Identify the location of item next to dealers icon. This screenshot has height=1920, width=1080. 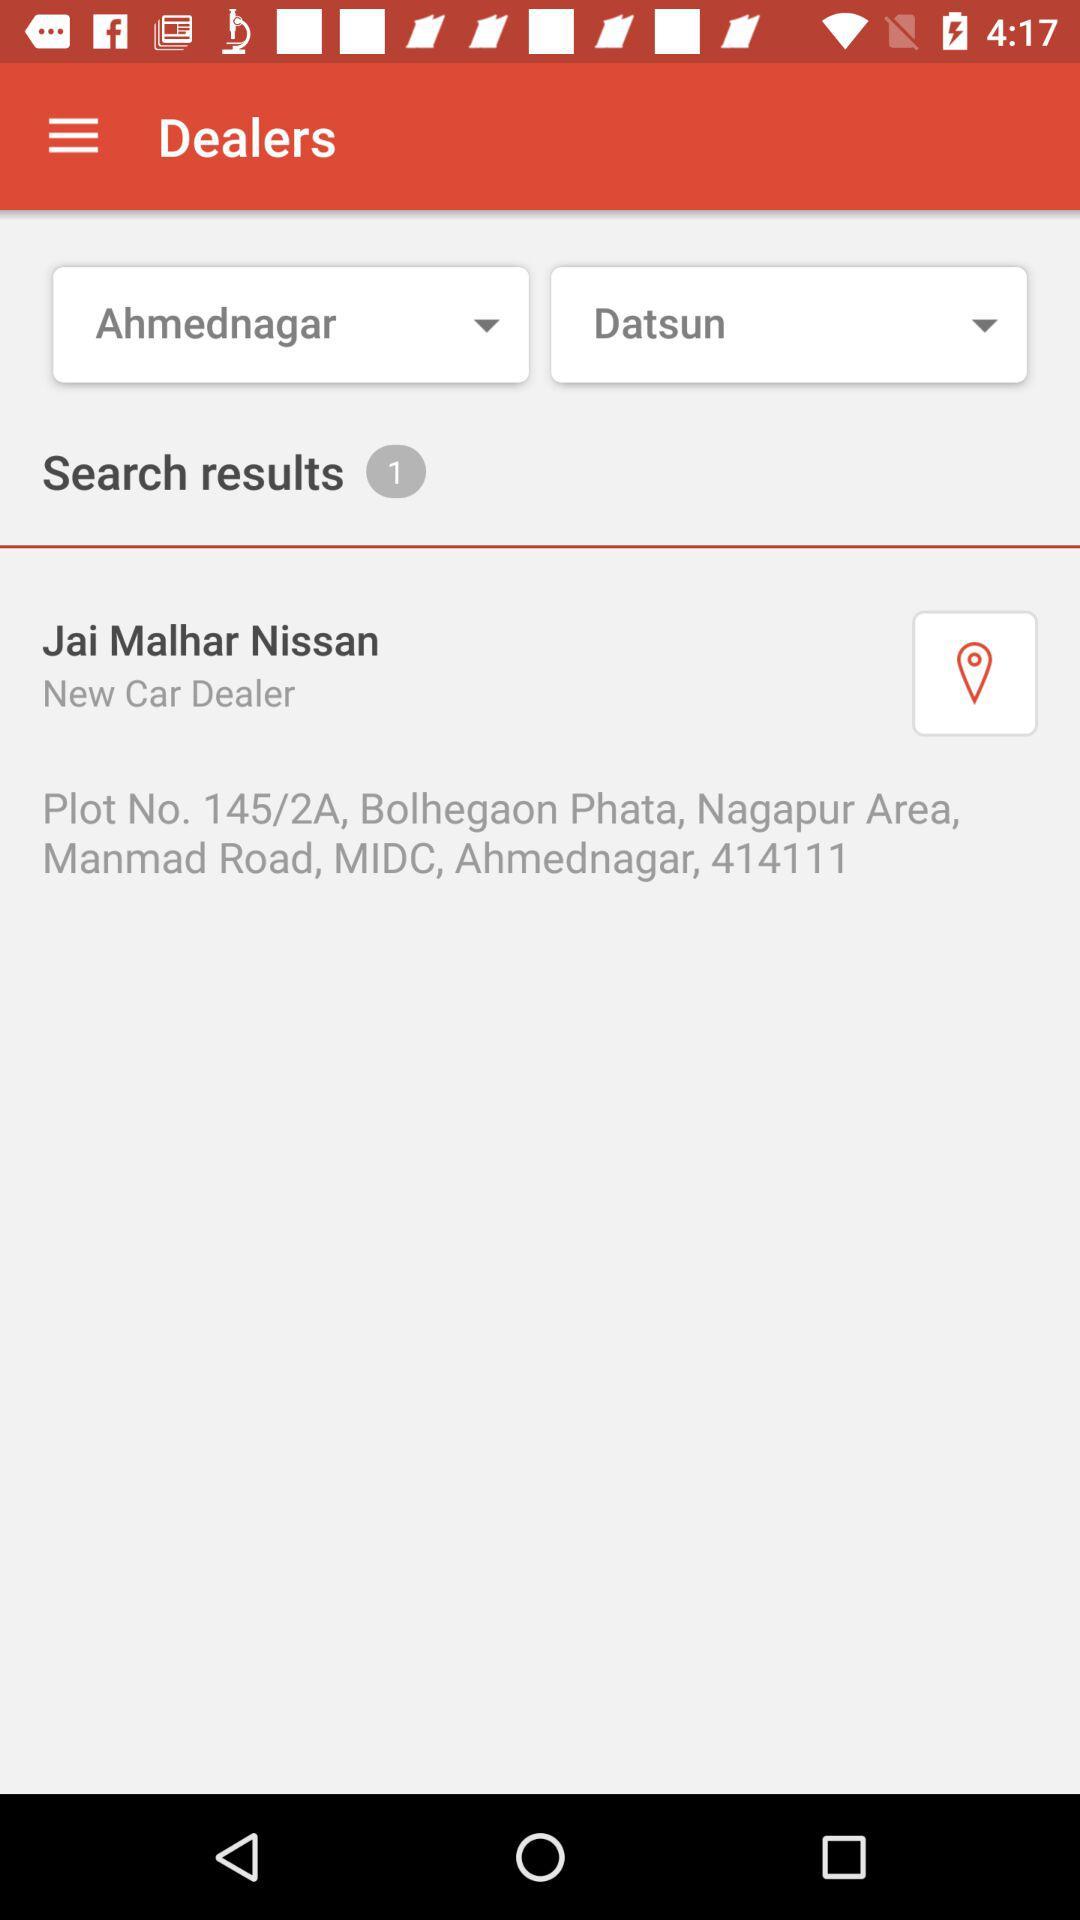
(72, 135).